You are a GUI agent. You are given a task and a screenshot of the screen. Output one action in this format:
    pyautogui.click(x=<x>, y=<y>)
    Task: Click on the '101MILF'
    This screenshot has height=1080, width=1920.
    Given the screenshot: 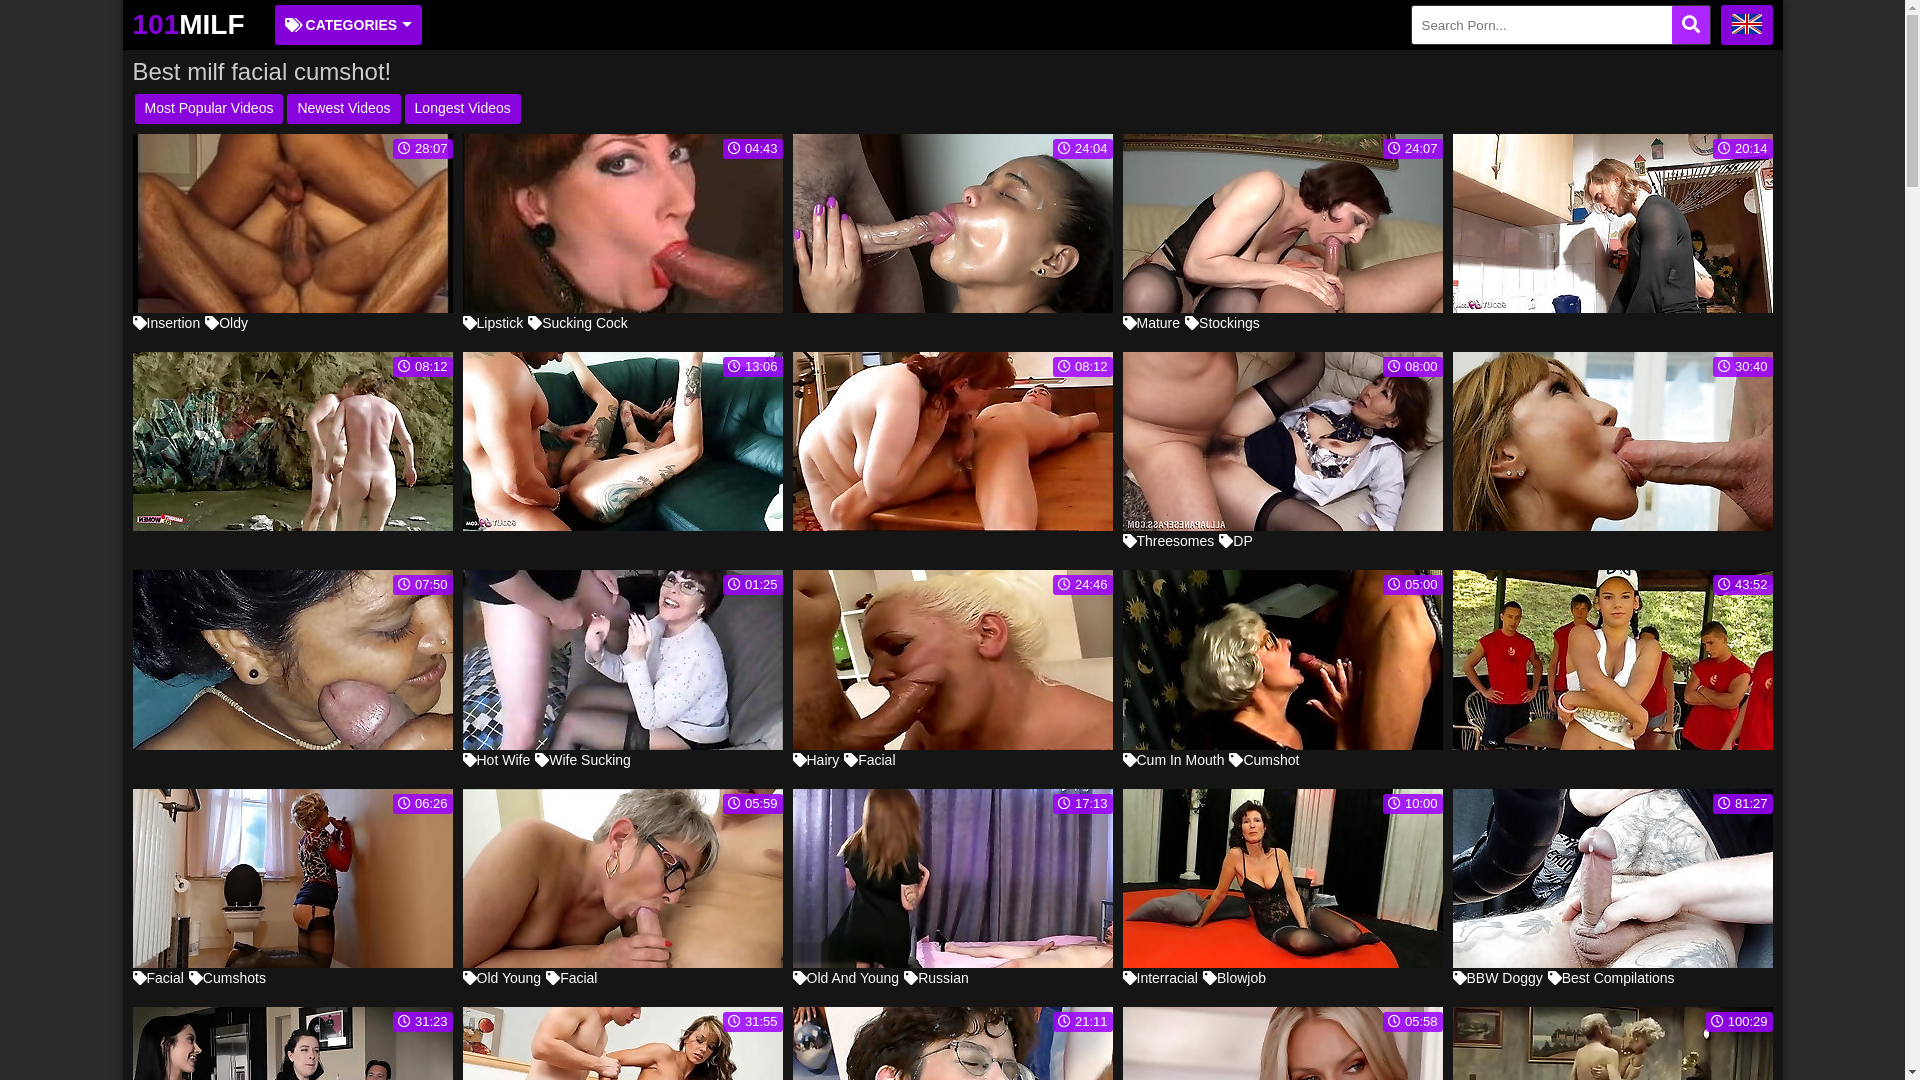 What is the action you would take?
    pyautogui.click(x=187, y=24)
    